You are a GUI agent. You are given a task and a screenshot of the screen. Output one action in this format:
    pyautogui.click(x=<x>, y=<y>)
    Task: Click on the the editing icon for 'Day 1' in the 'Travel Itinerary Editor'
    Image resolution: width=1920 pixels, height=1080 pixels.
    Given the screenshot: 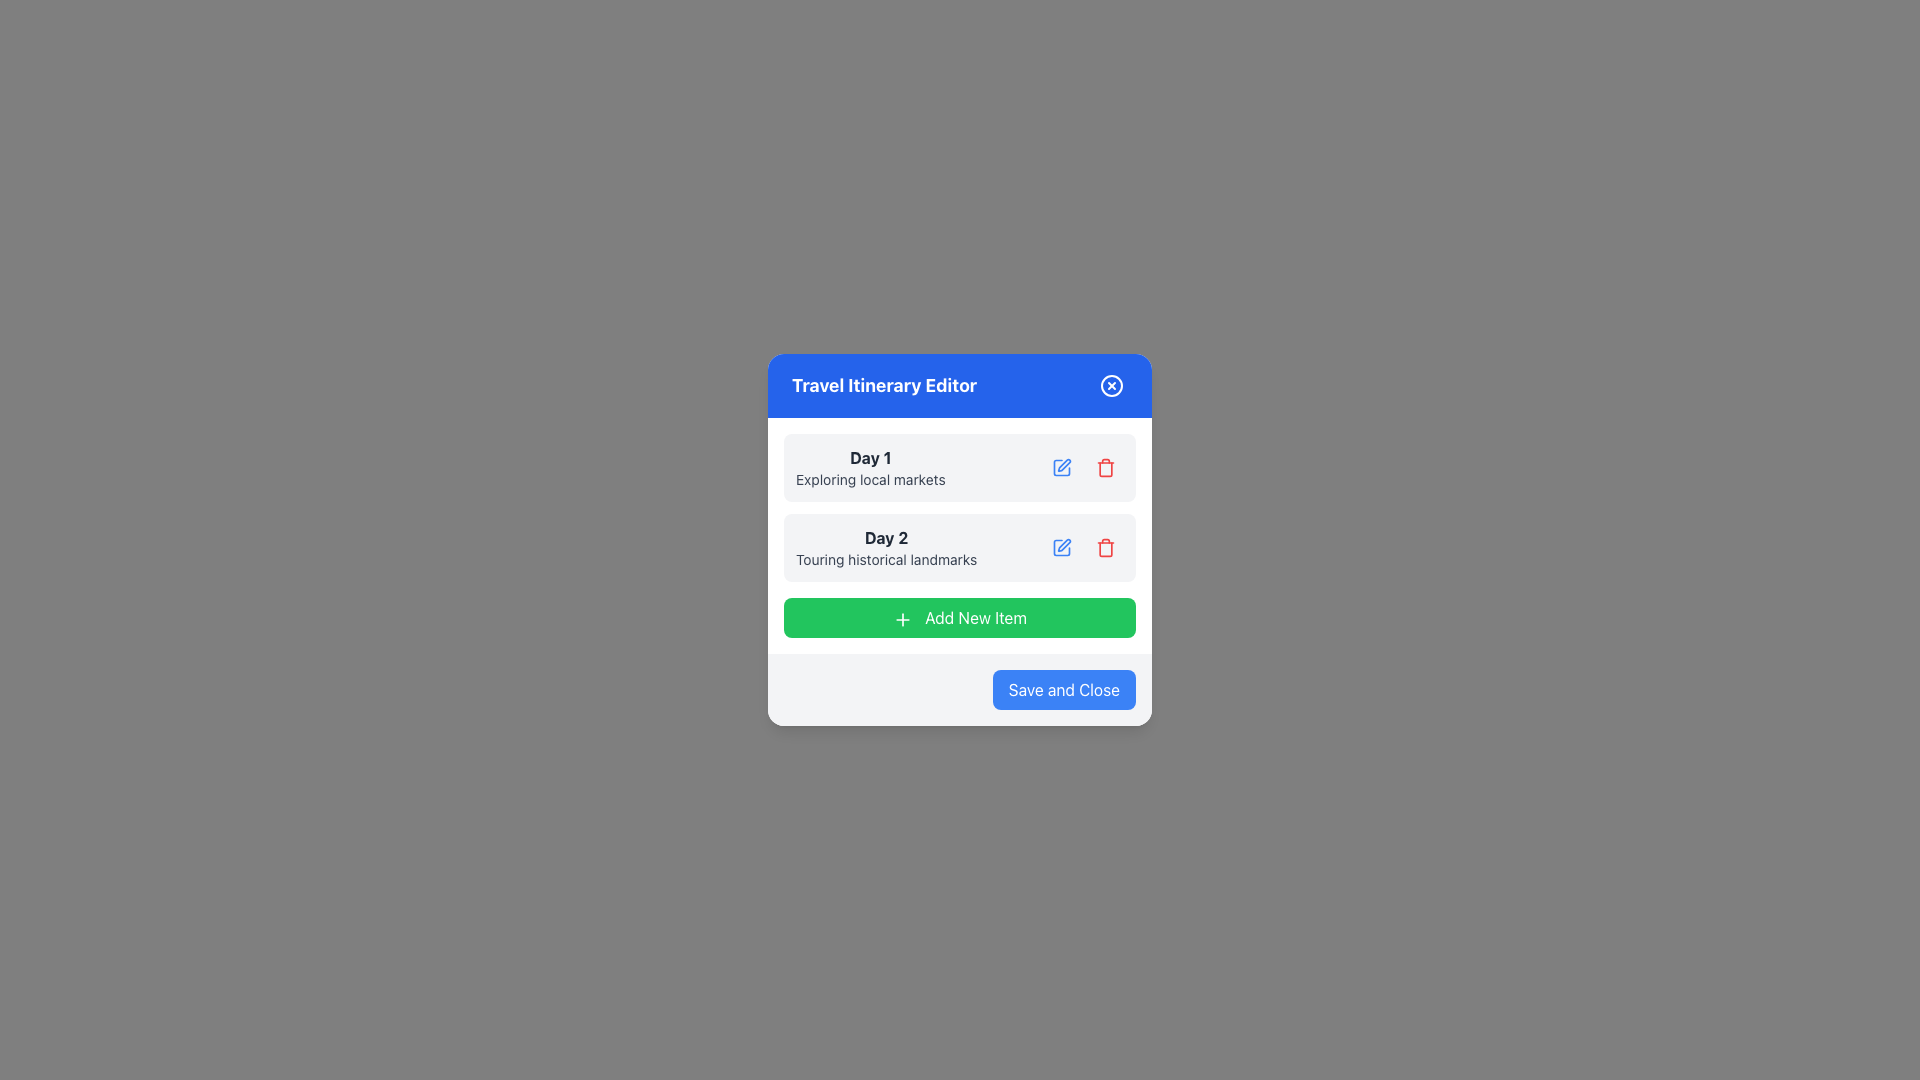 What is the action you would take?
    pyautogui.click(x=1063, y=465)
    